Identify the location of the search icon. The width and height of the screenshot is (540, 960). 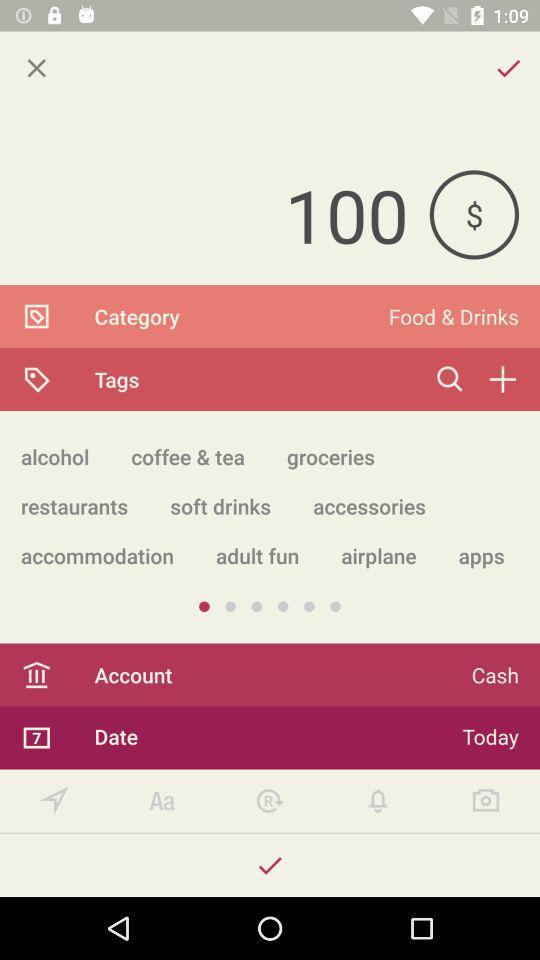
(450, 378).